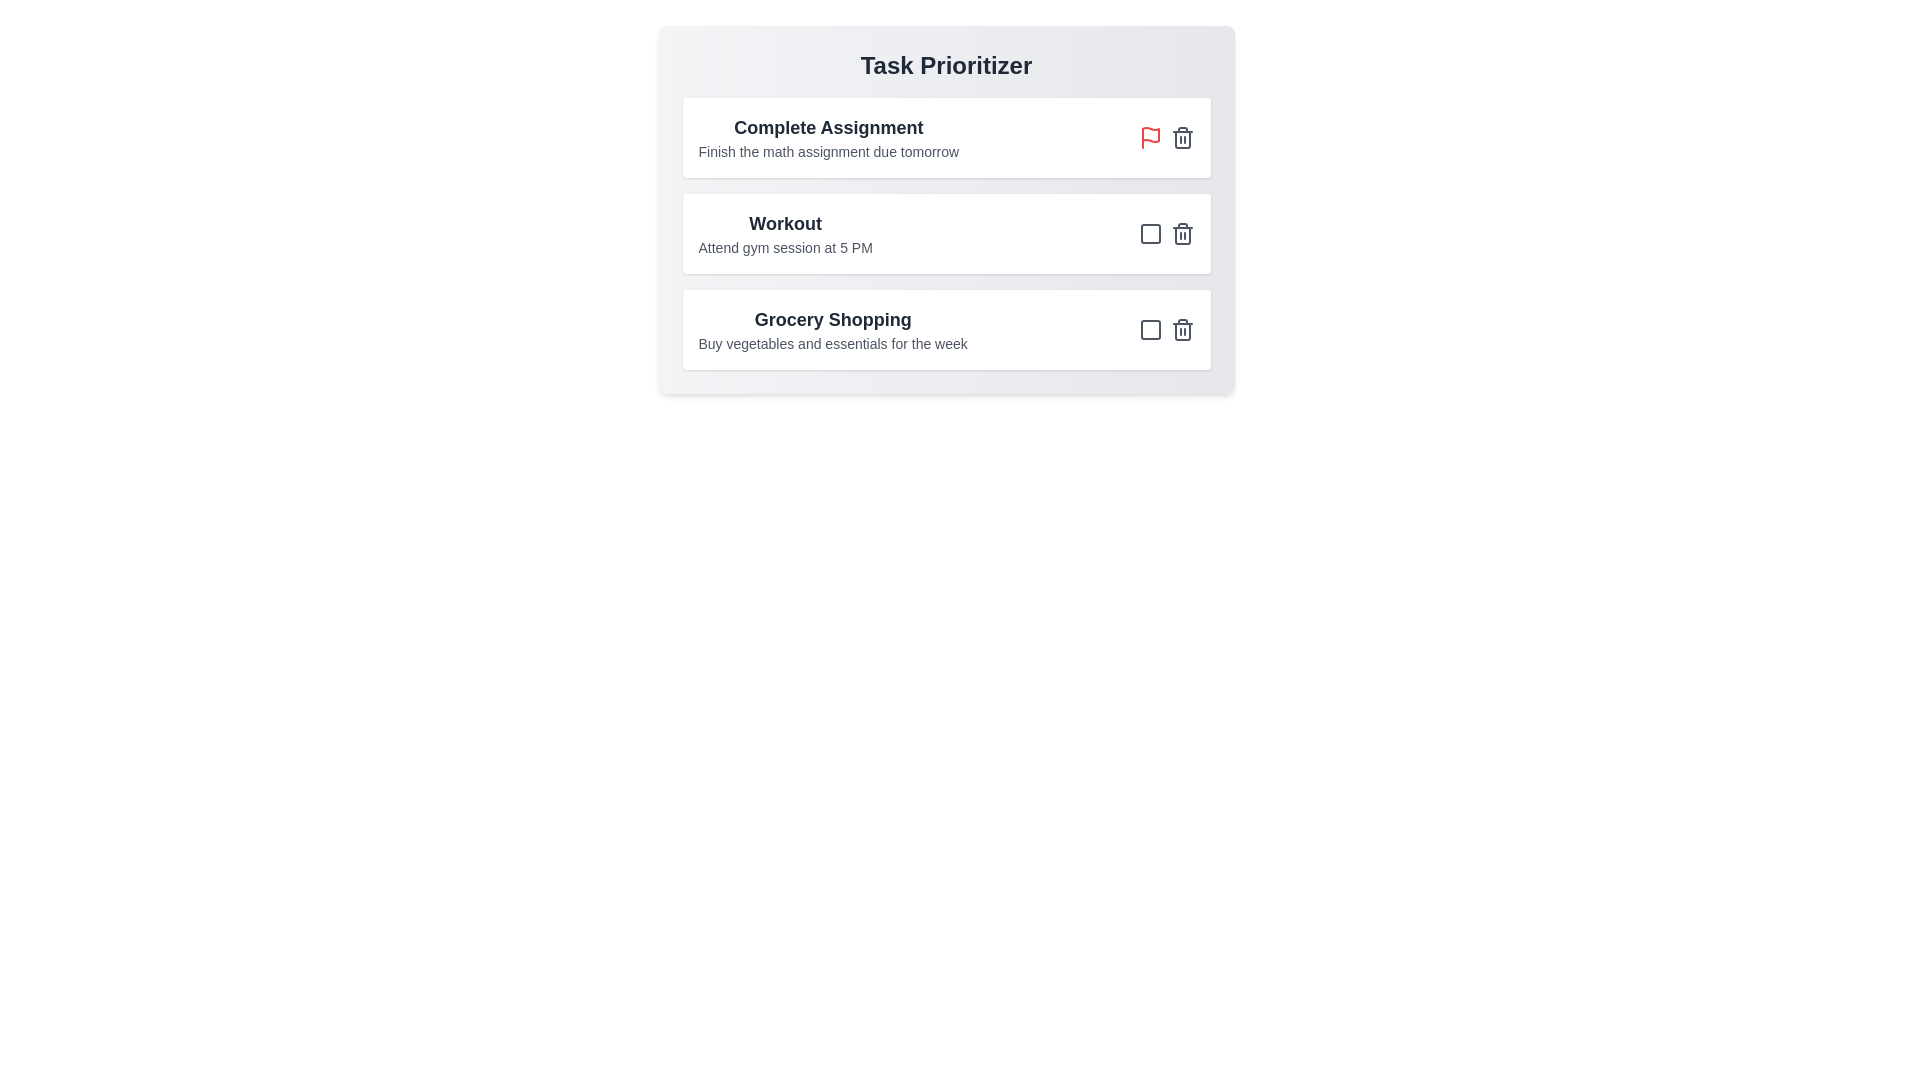 This screenshot has height=1080, width=1920. What do you see at coordinates (784, 246) in the screenshot?
I see `the task description text for Workout` at bounding box center [784, 246].